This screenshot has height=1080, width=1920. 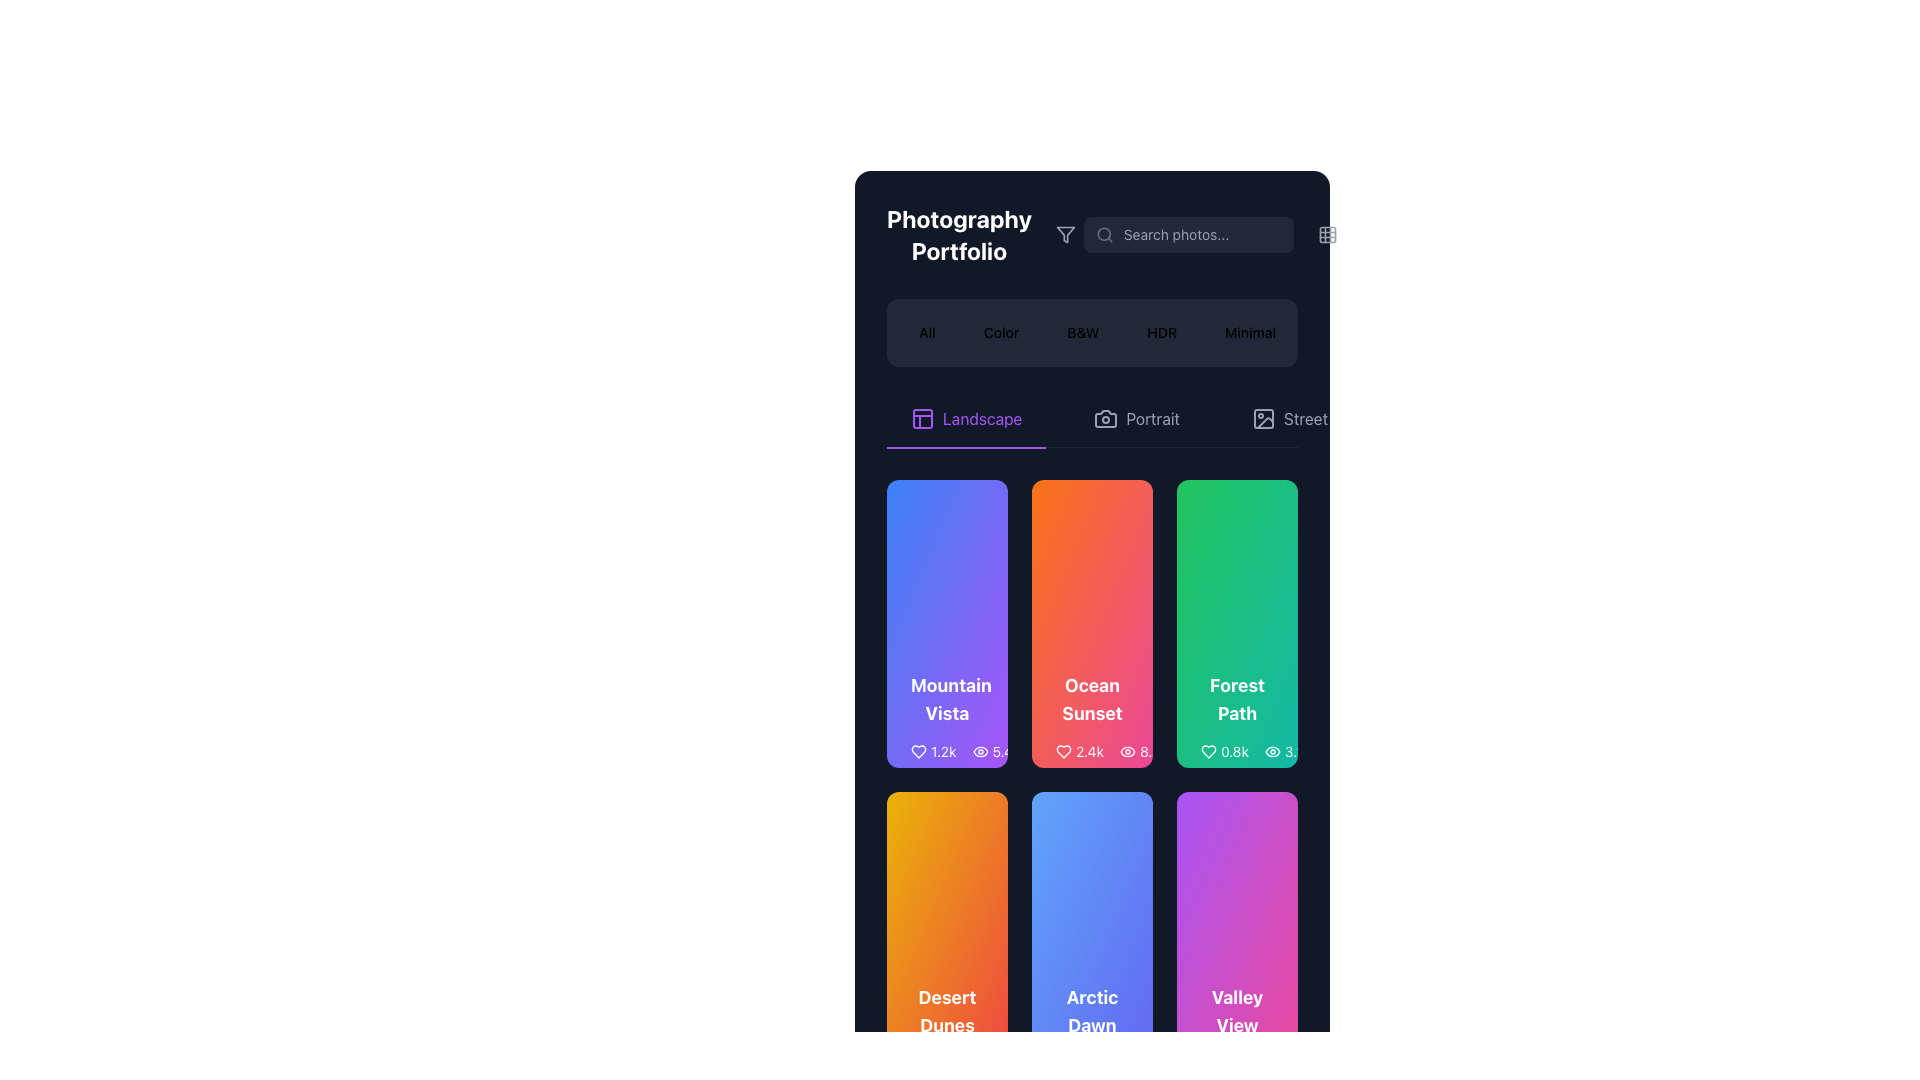 What do you see at coordinates (1213, 234) in the screenshot?
I see `the search input field with placeholder text 'Search photos...' to focus on it` at bounding box center [1213, 234].